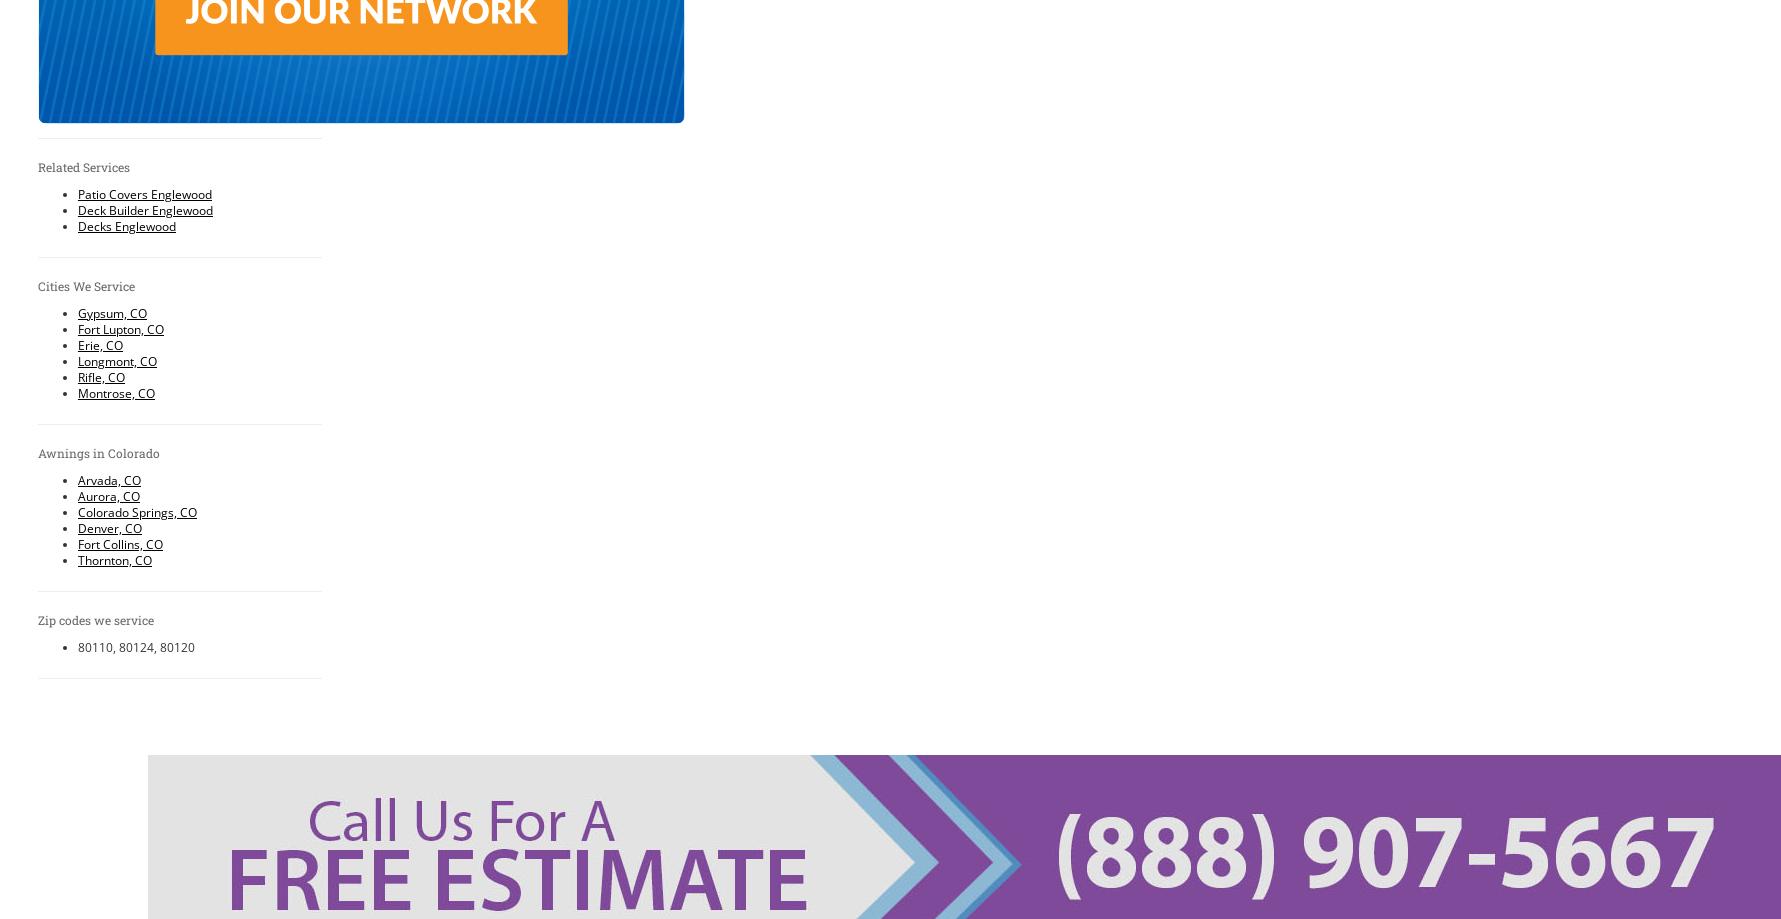 This screenshot has width=1781, height=919. What do you see at coordinates (109, 526) in the screenshot?
I see `'Denver, CO'` at bounding box center [109, 526].